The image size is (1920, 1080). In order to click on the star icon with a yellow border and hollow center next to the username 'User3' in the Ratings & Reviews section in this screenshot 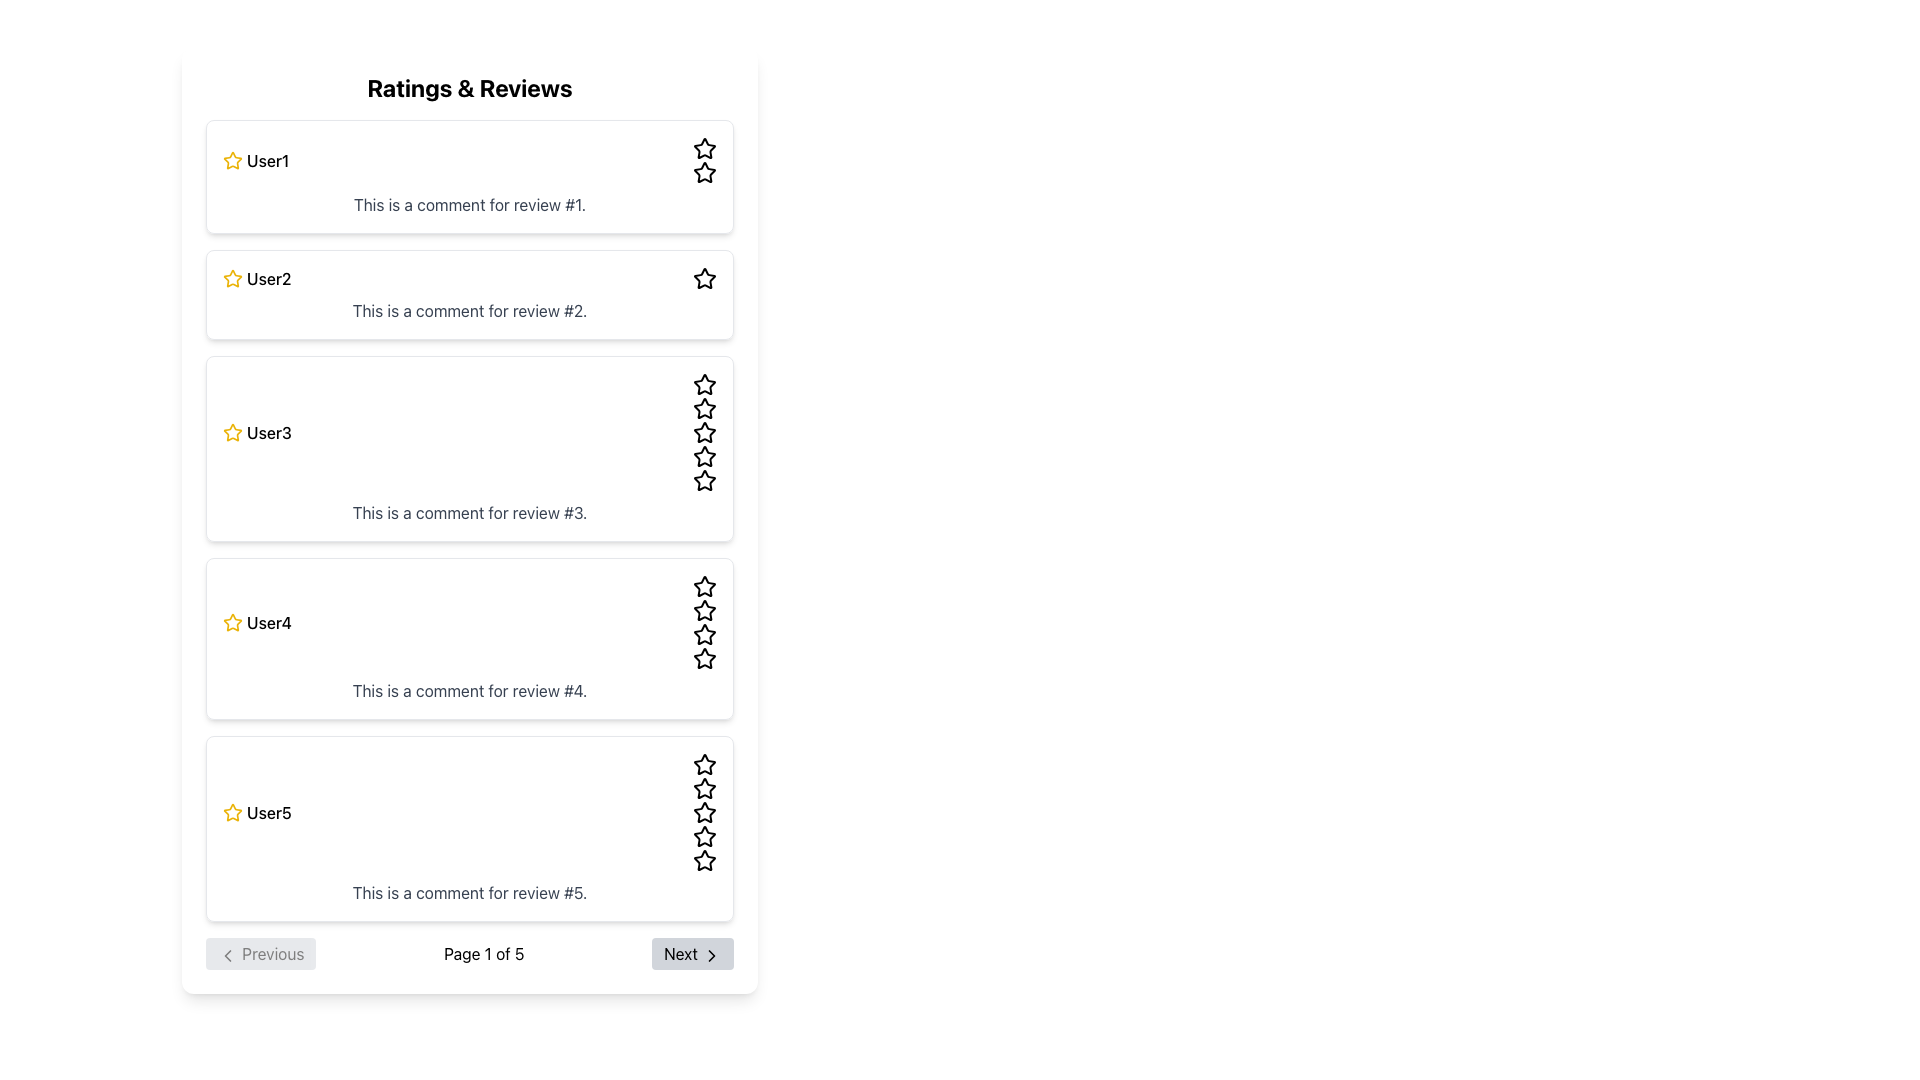, I will do `click(233, 431)`.